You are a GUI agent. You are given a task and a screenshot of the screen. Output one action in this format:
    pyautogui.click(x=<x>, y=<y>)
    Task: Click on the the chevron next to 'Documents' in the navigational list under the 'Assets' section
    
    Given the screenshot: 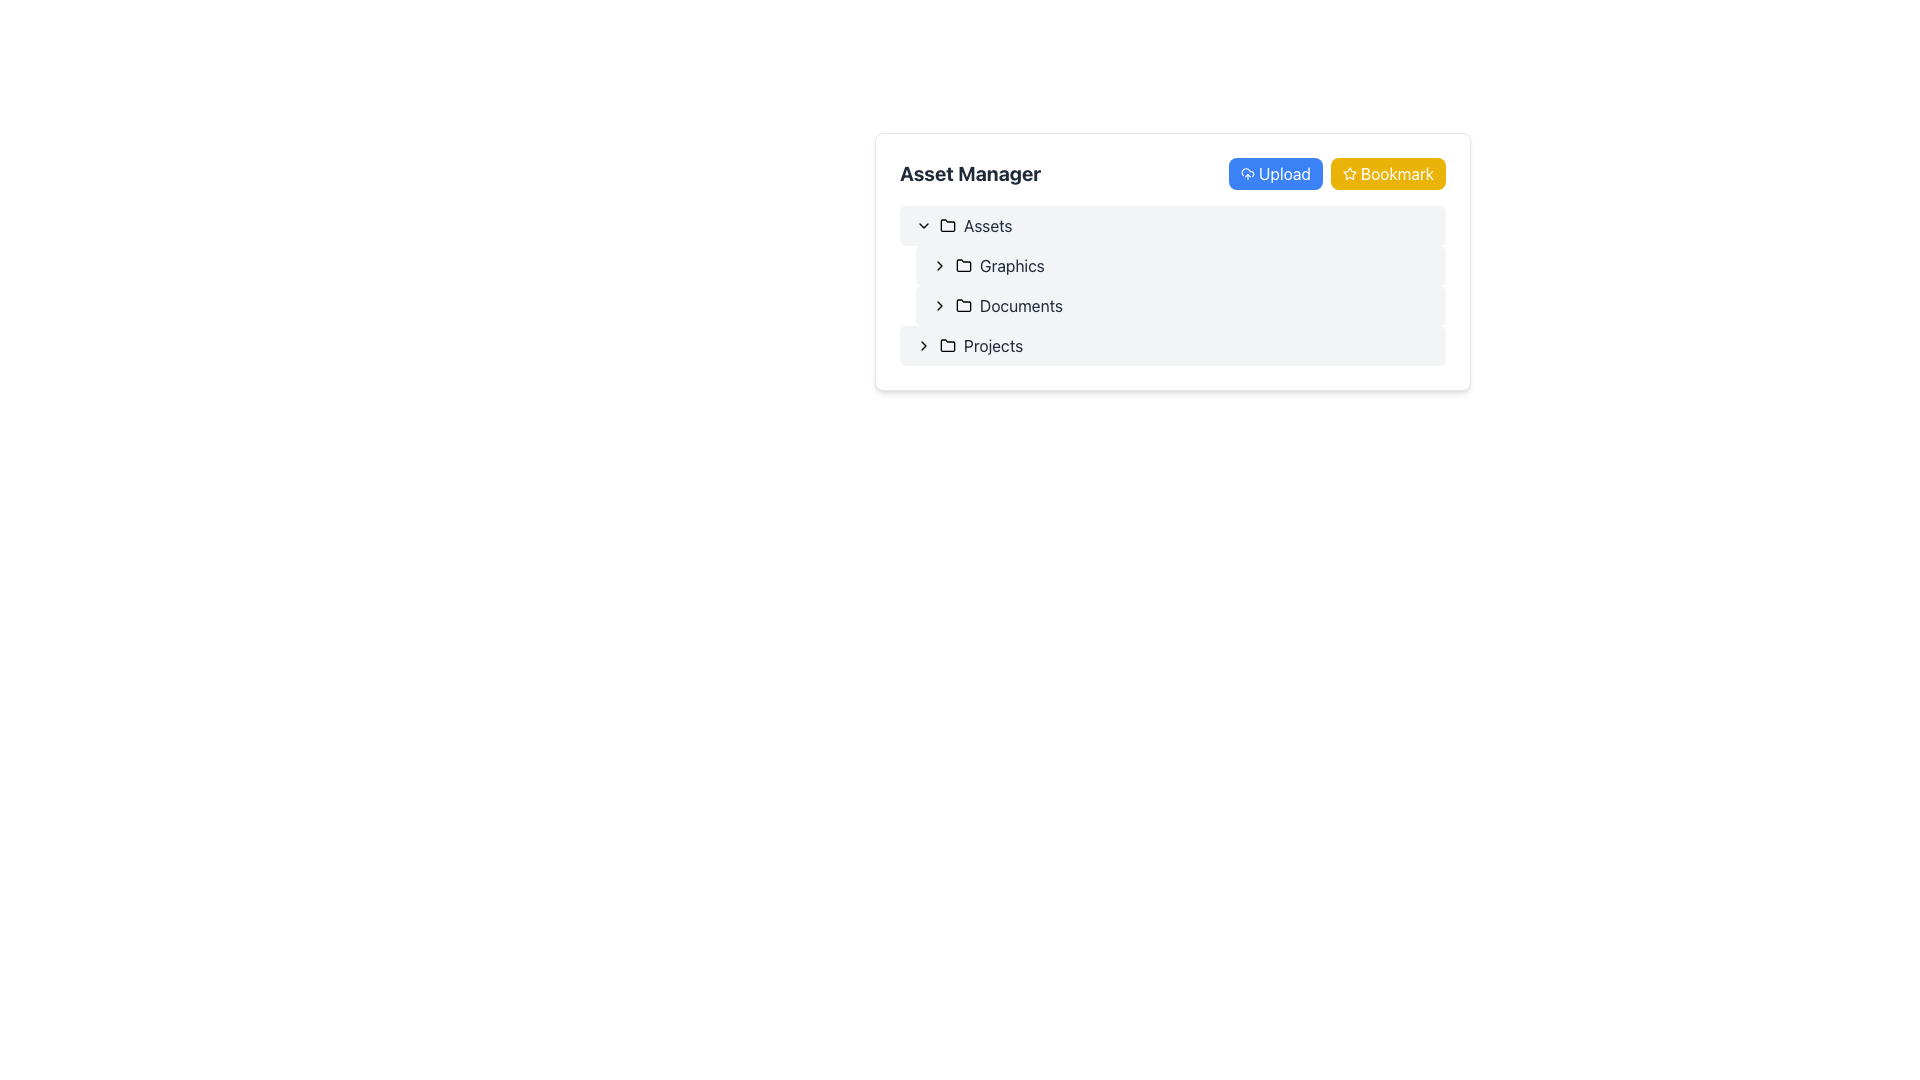 What is the action you would take?
    pyautogui.click(x=1180, y=285)
    